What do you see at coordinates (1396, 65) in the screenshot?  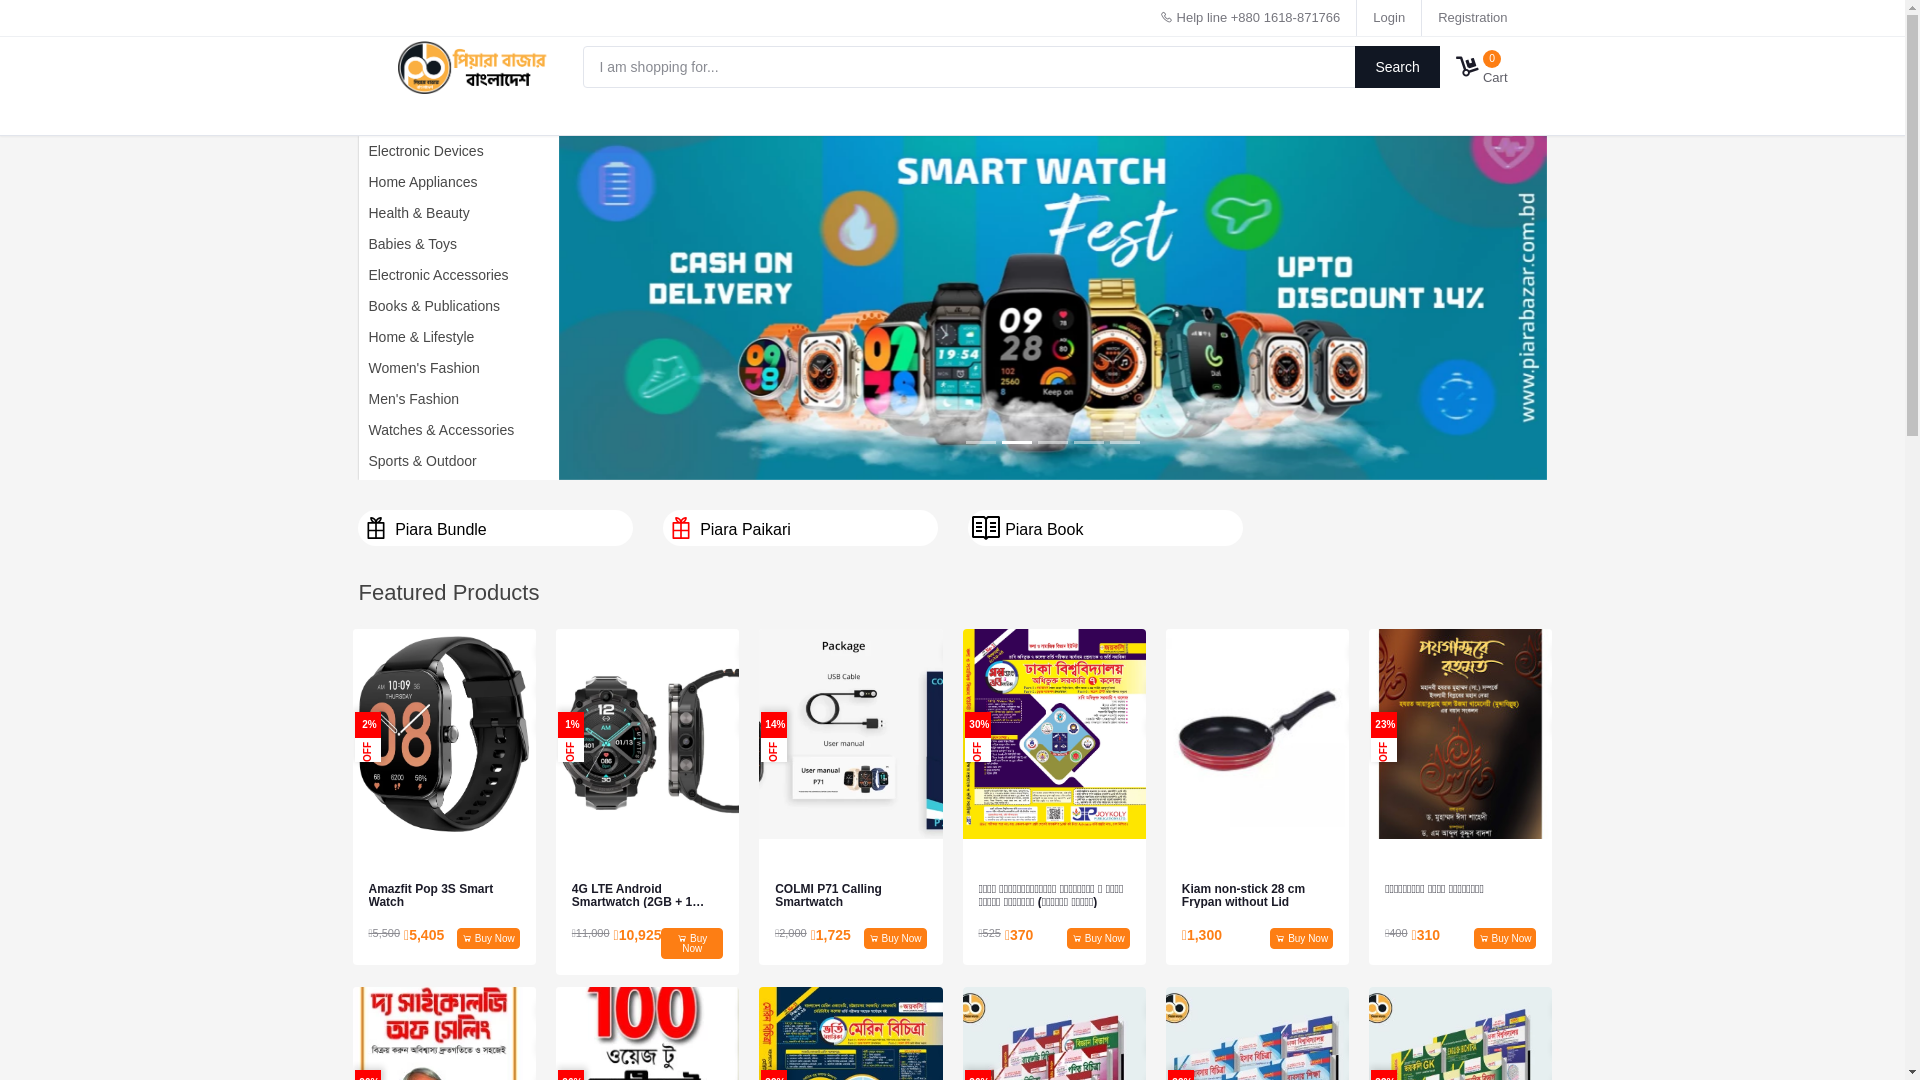 I see `'Search'` at bounding box center [1396, 65].